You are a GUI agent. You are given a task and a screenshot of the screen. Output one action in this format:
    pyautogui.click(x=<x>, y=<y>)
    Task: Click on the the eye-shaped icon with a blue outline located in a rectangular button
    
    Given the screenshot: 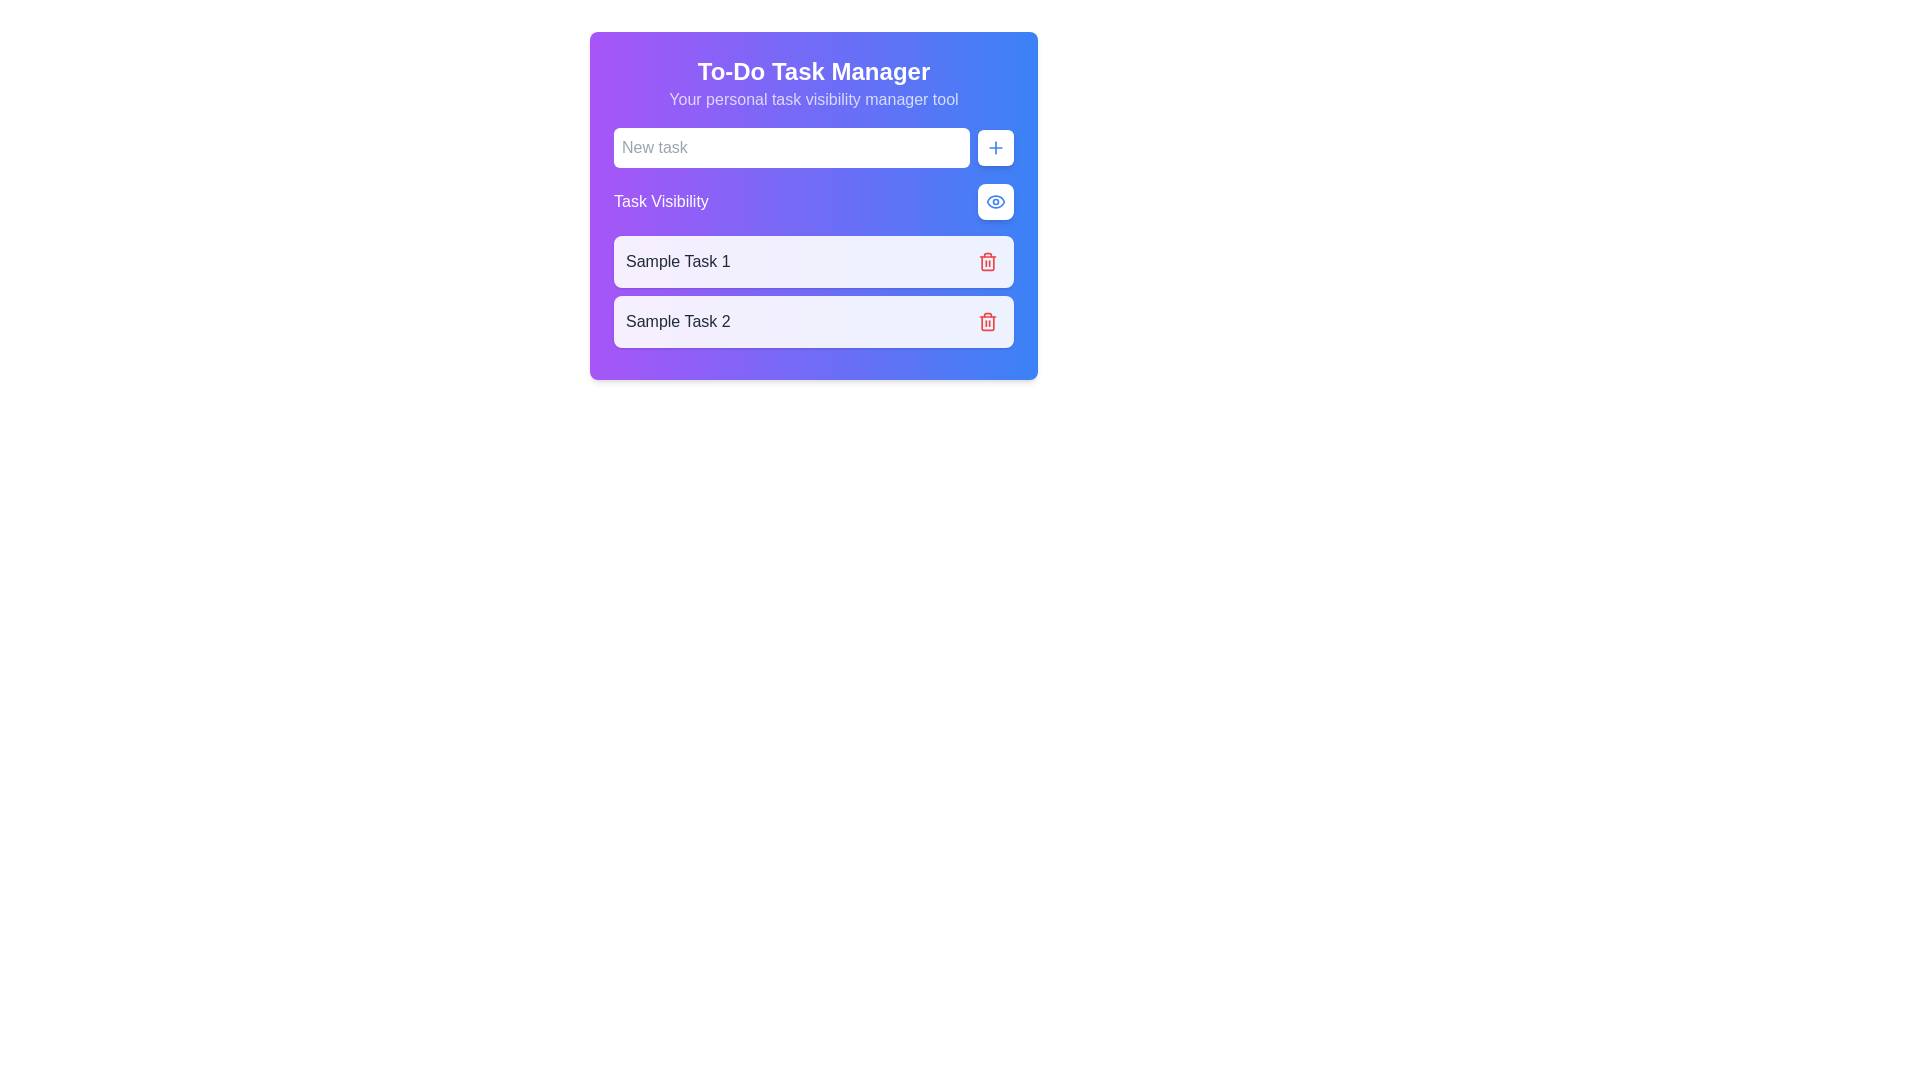 What is the action you would take?
    pyautogui.click(x=996, y=201)
    